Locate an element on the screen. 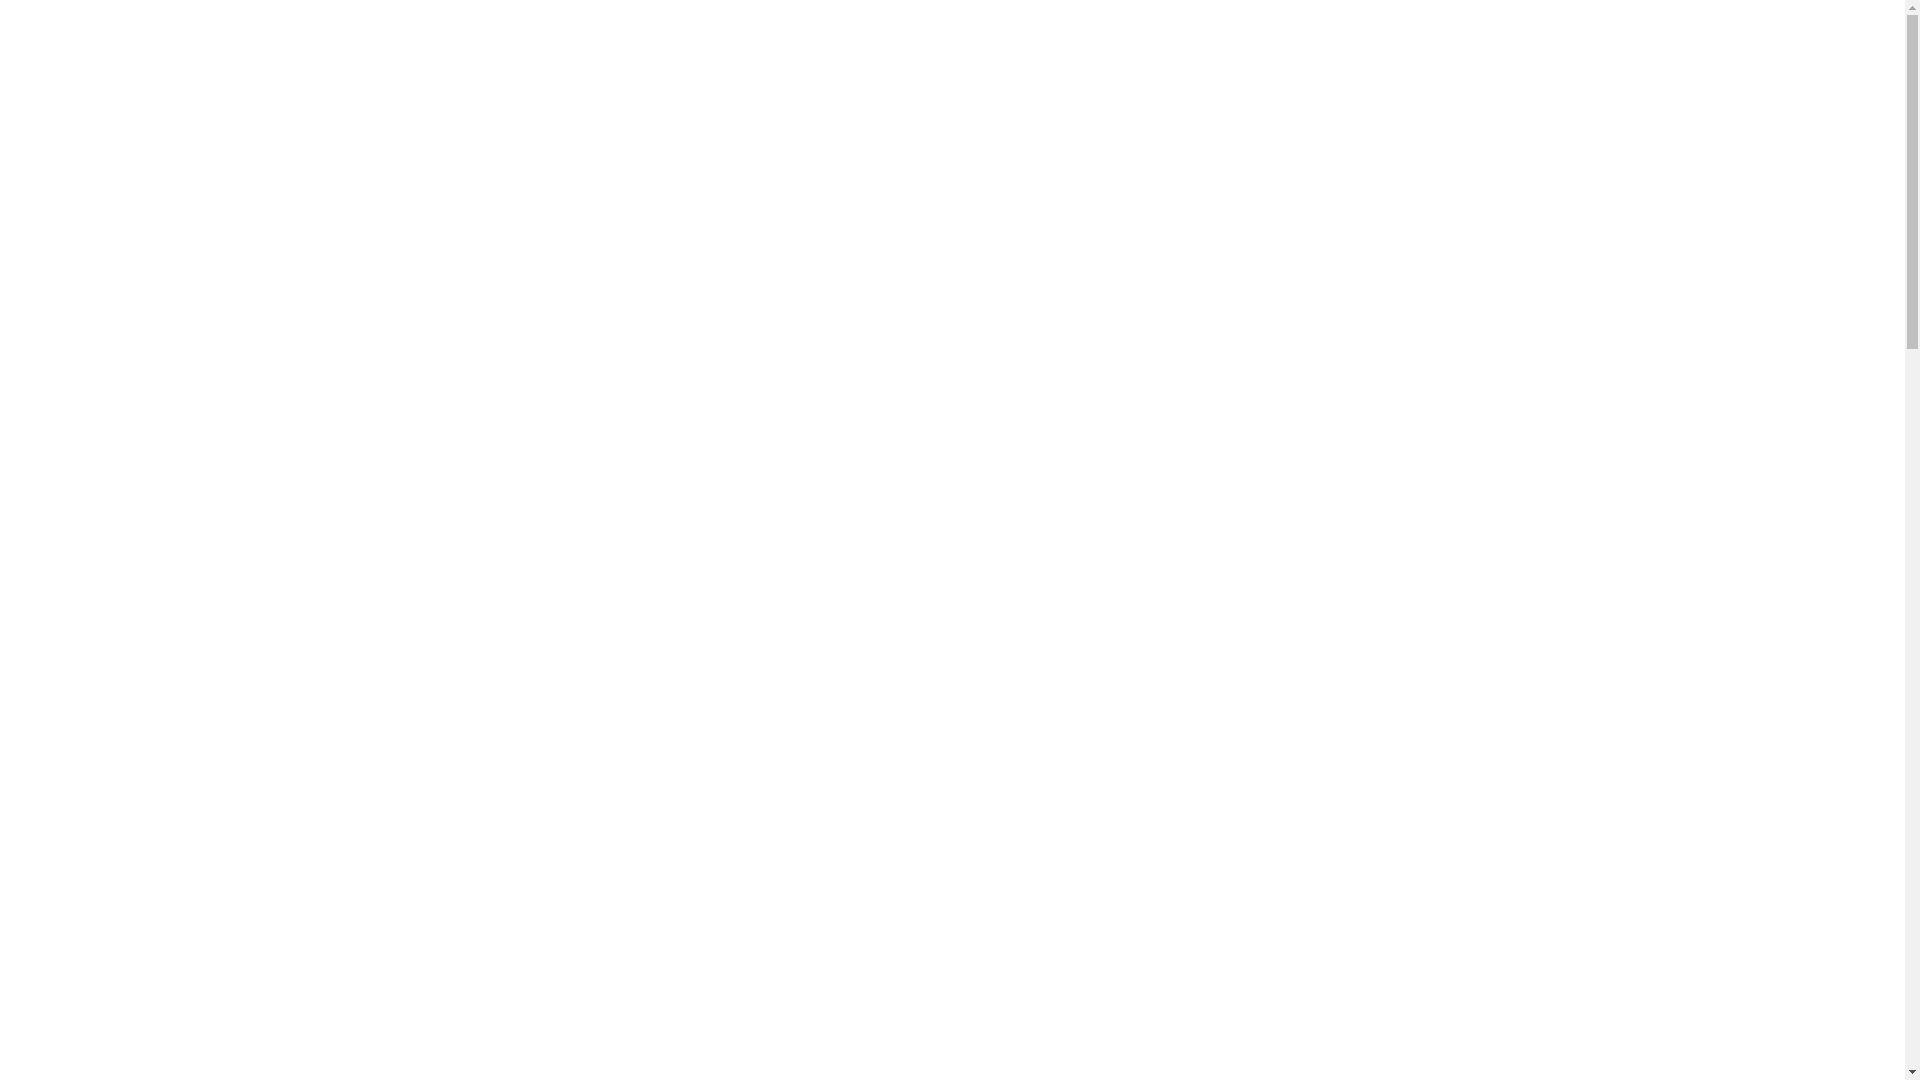 The width and height of the screenshot is (1920, 1080). 'Lansing' is located at coordinates (455, 114).